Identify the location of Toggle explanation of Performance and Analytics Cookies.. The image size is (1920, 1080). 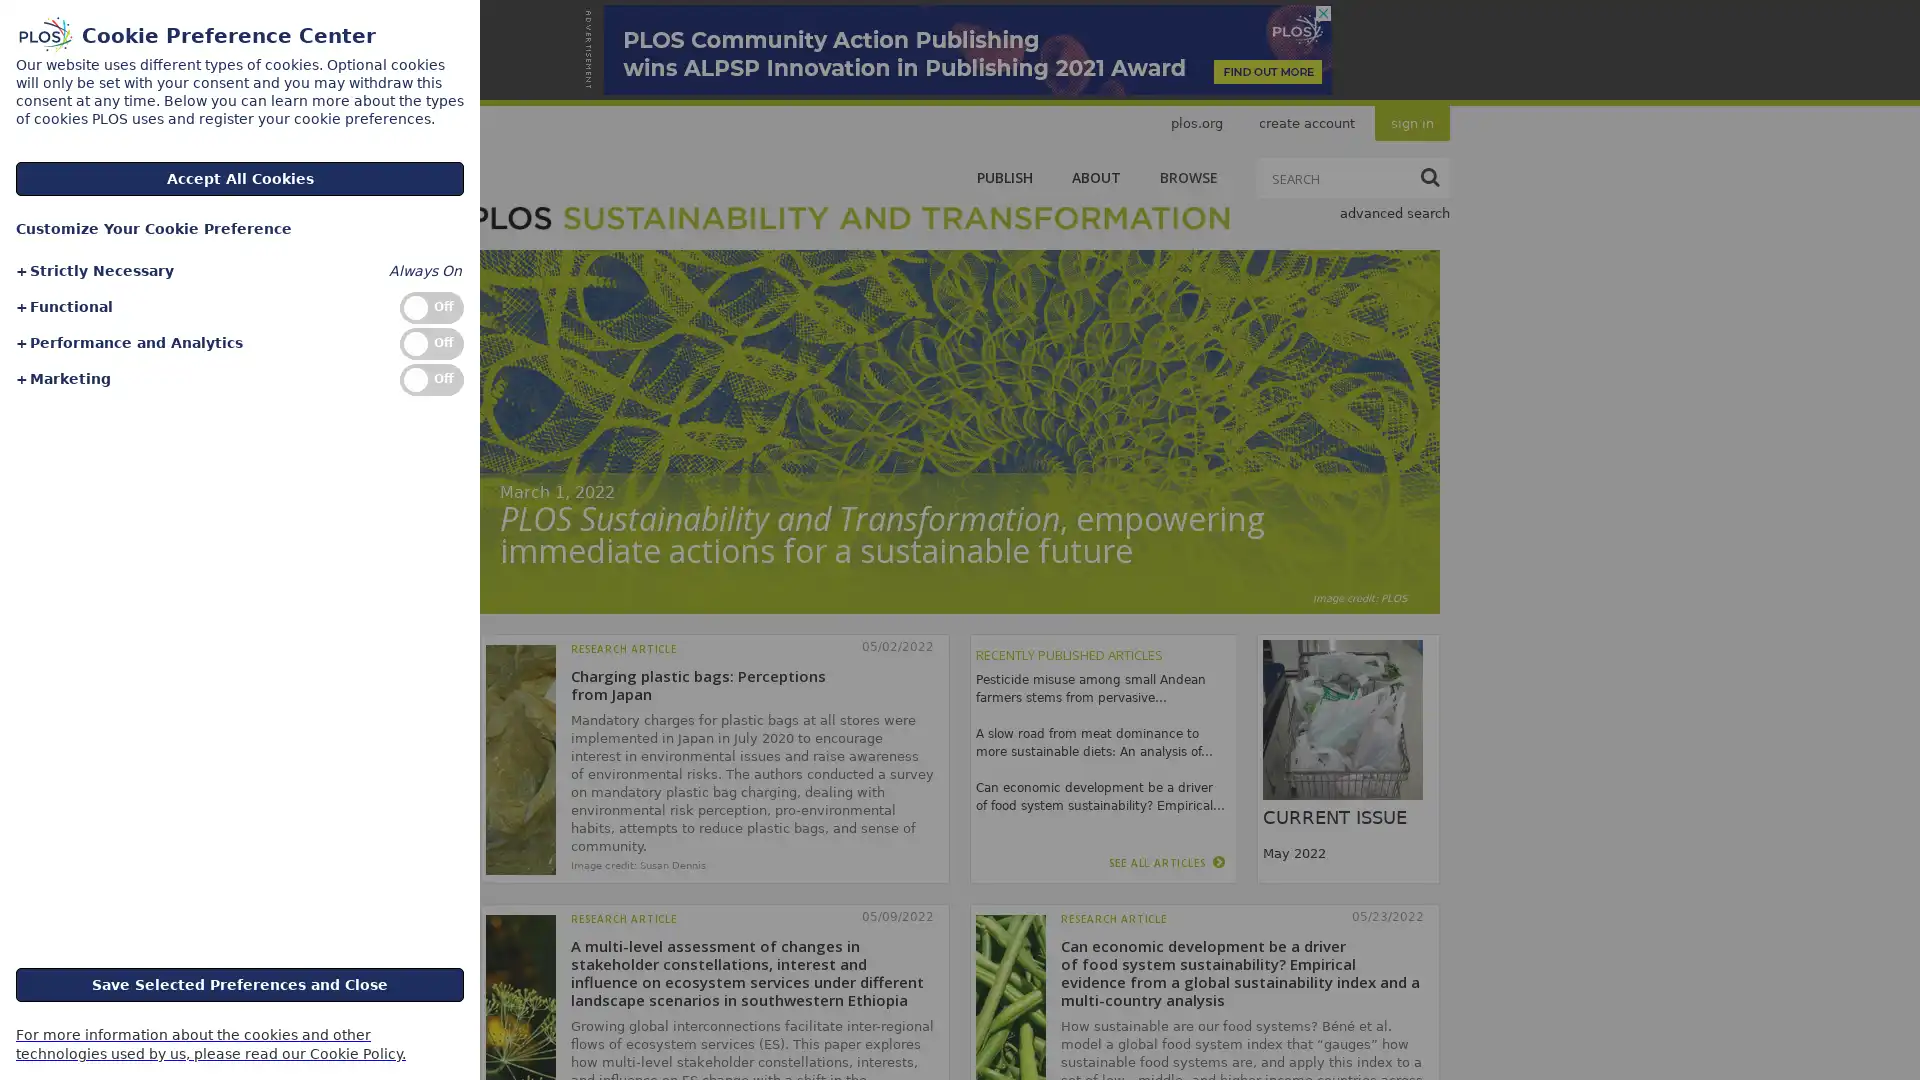
(127, 342).